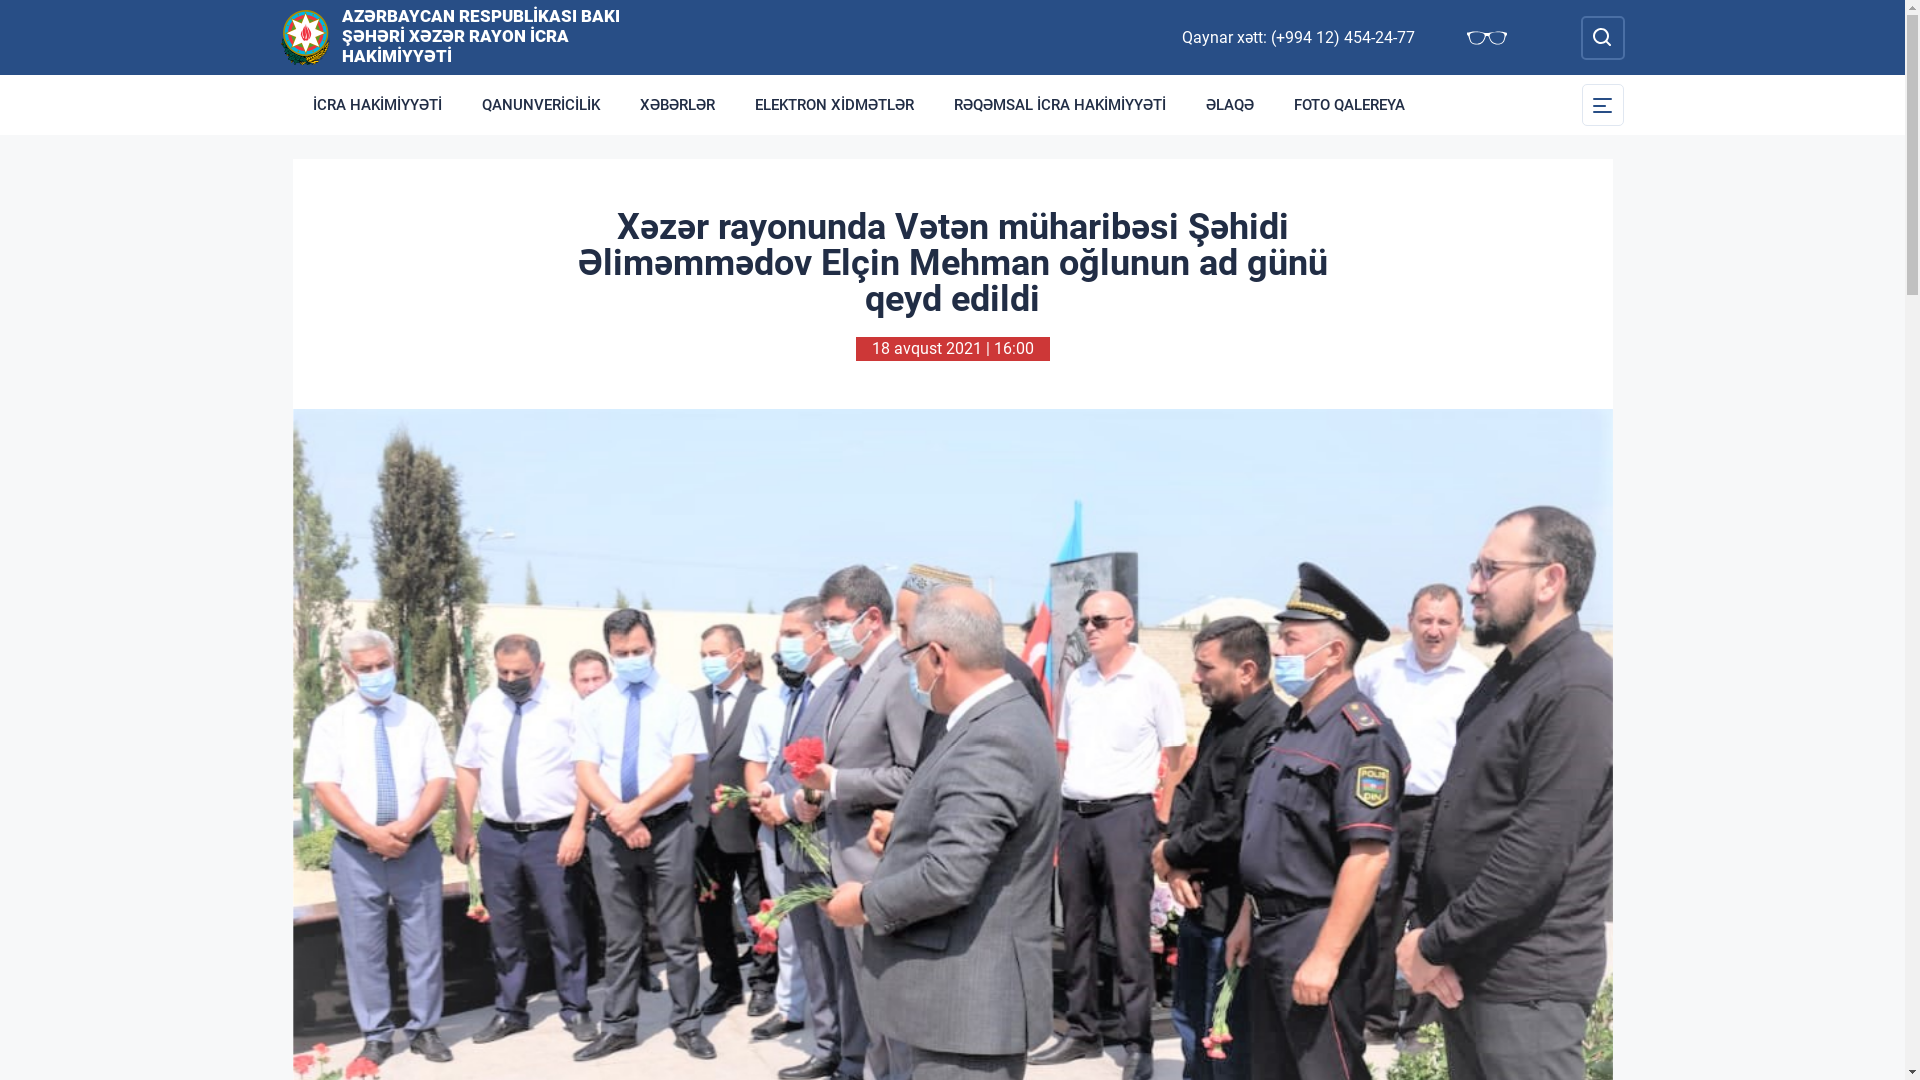 The height and width of the screenshot is (1080, 1920). What do you see at coordinates (541, 104) in the screenshot?
I see `'QANUNVERICILIK'` at bounding box center [541, 104].